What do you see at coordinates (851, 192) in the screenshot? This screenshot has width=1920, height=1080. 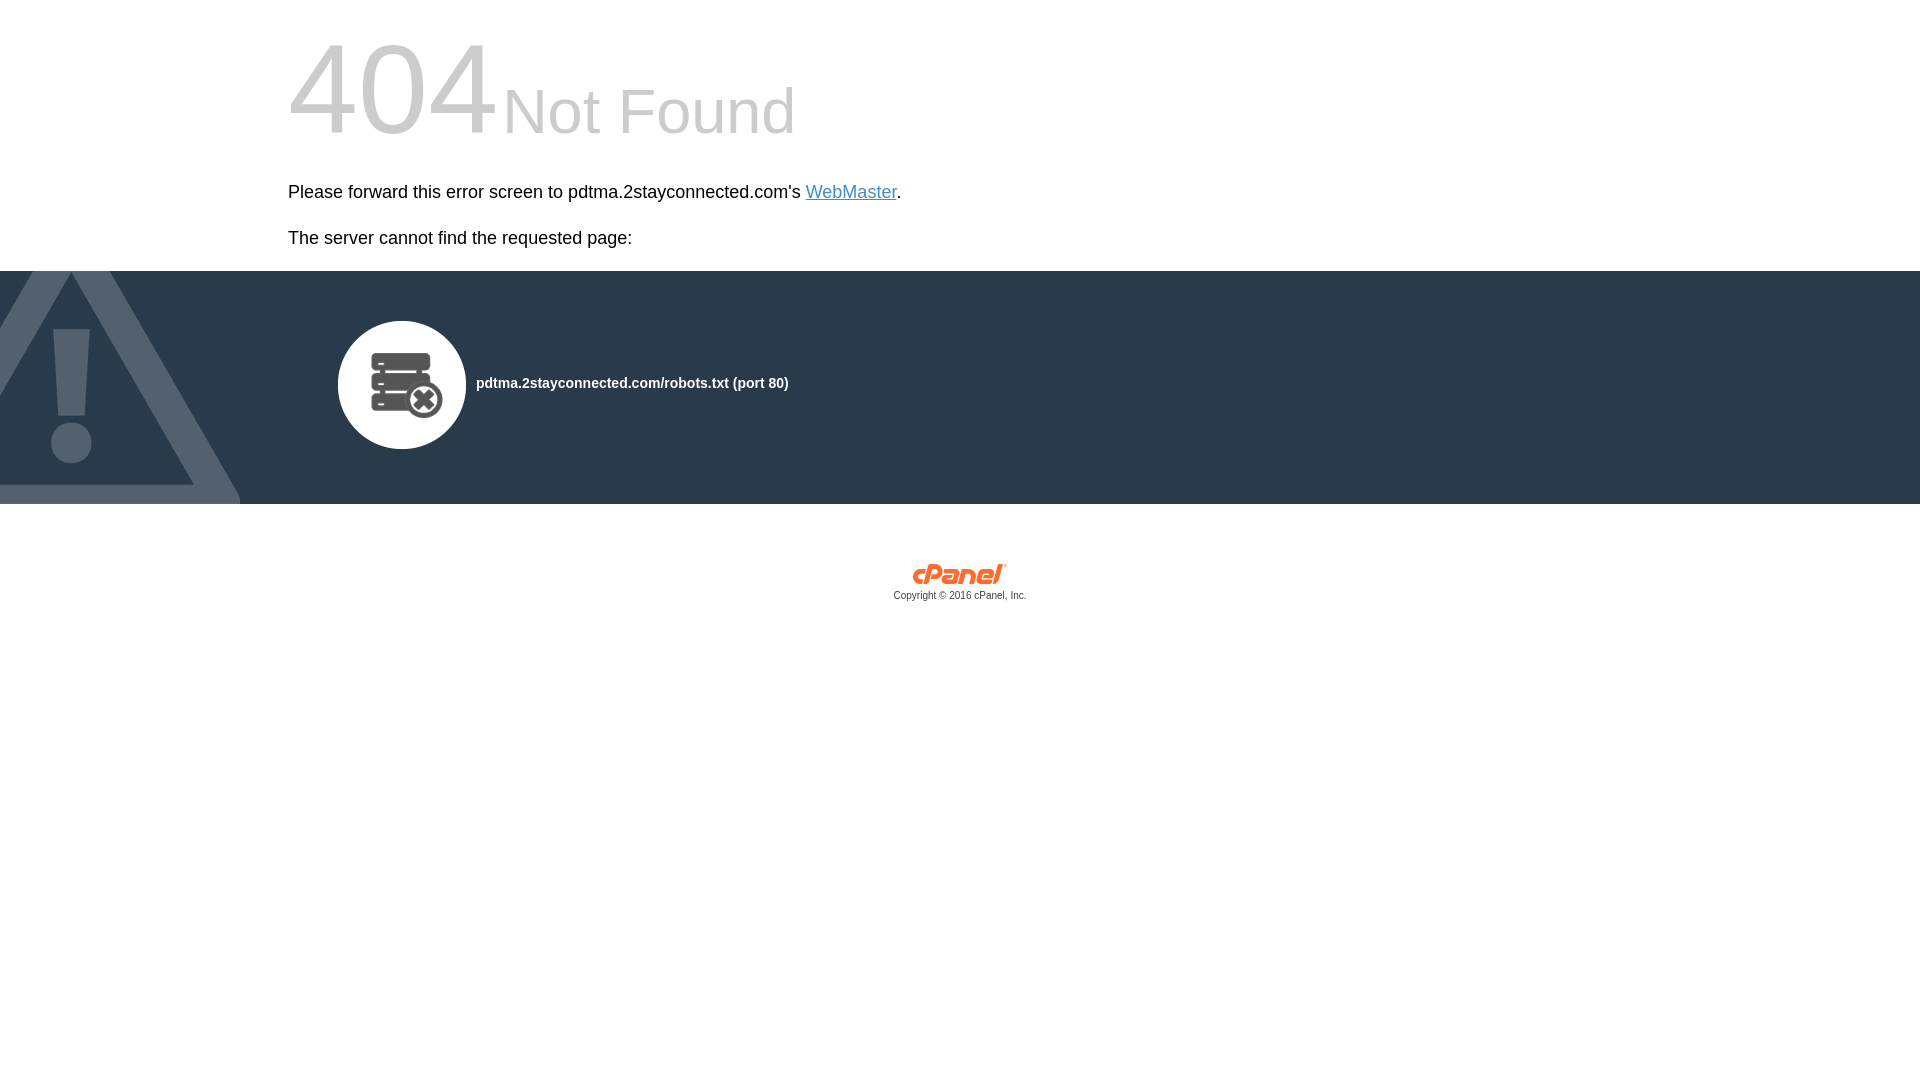 I see `'WebMaster'` at bounding box center [851, 192].